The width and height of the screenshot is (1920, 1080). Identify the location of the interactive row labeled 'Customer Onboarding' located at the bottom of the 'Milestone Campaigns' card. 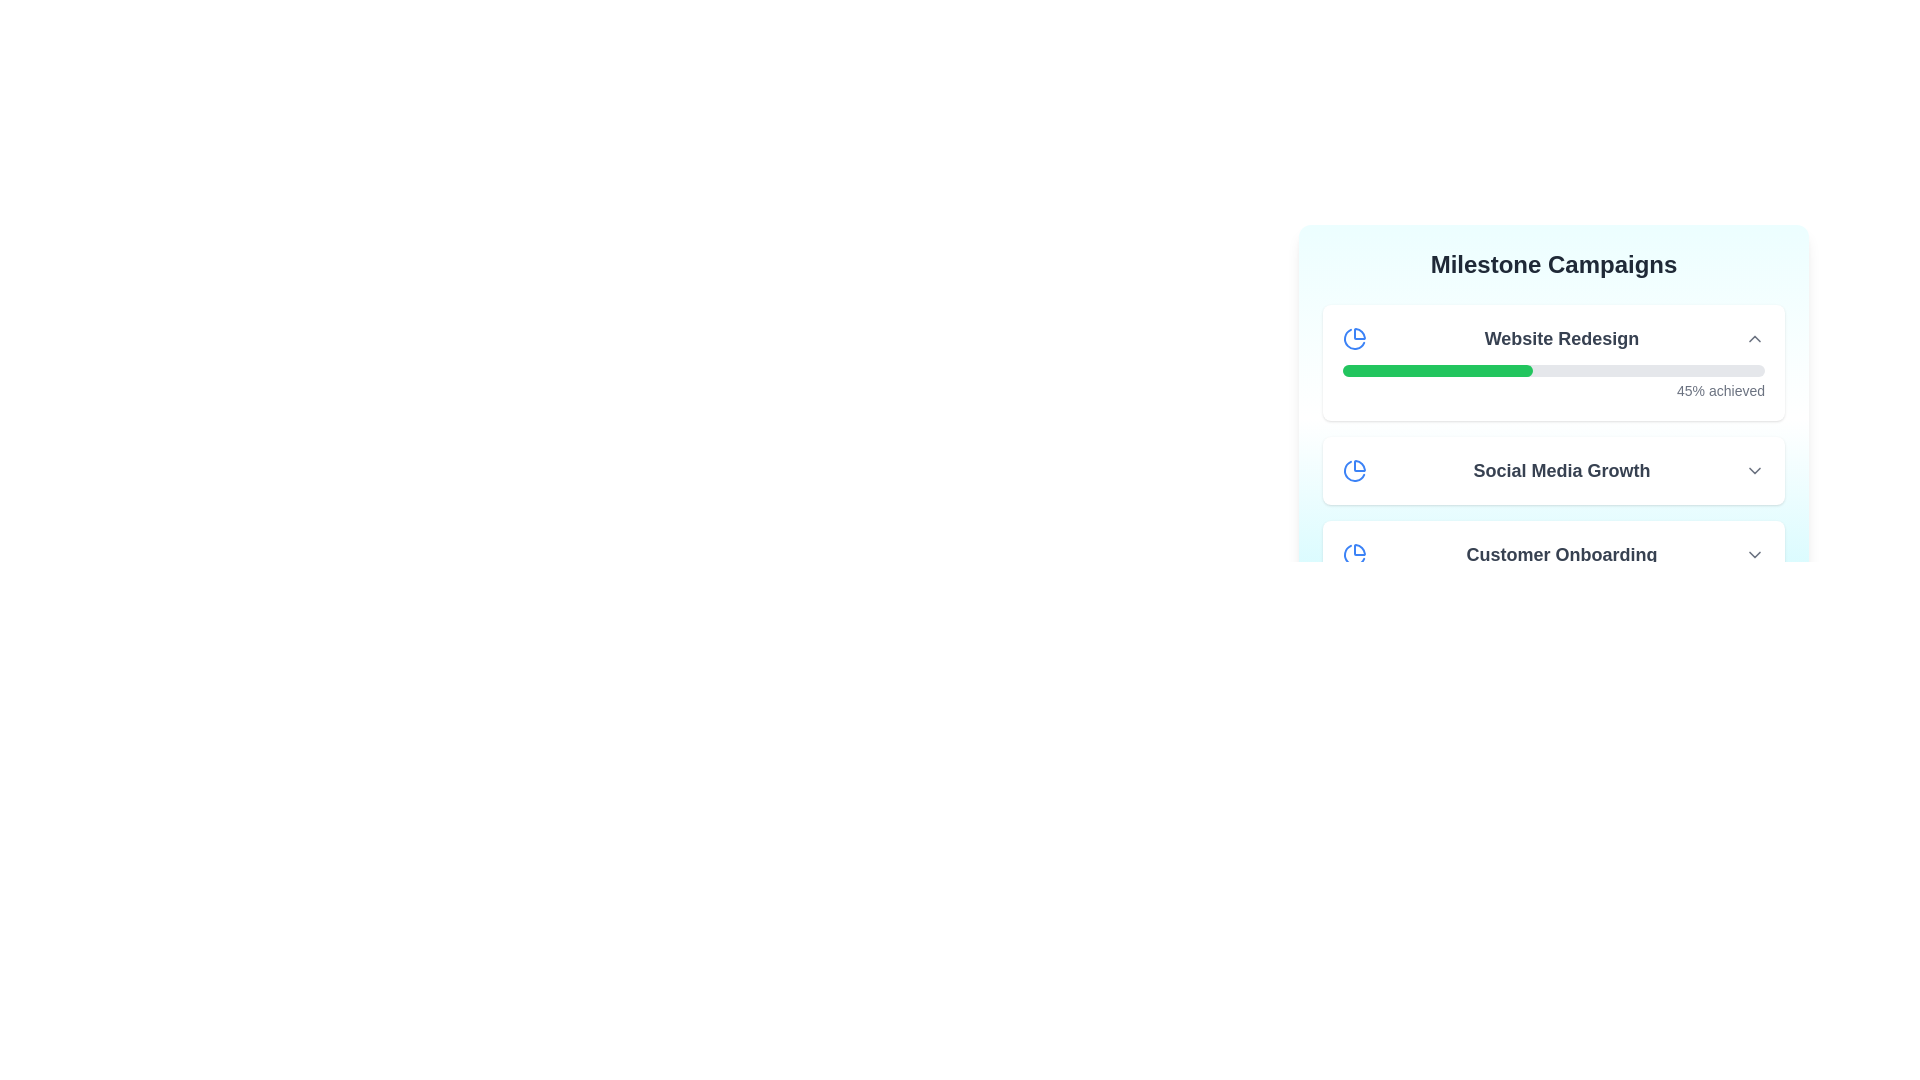
(1553, 555).